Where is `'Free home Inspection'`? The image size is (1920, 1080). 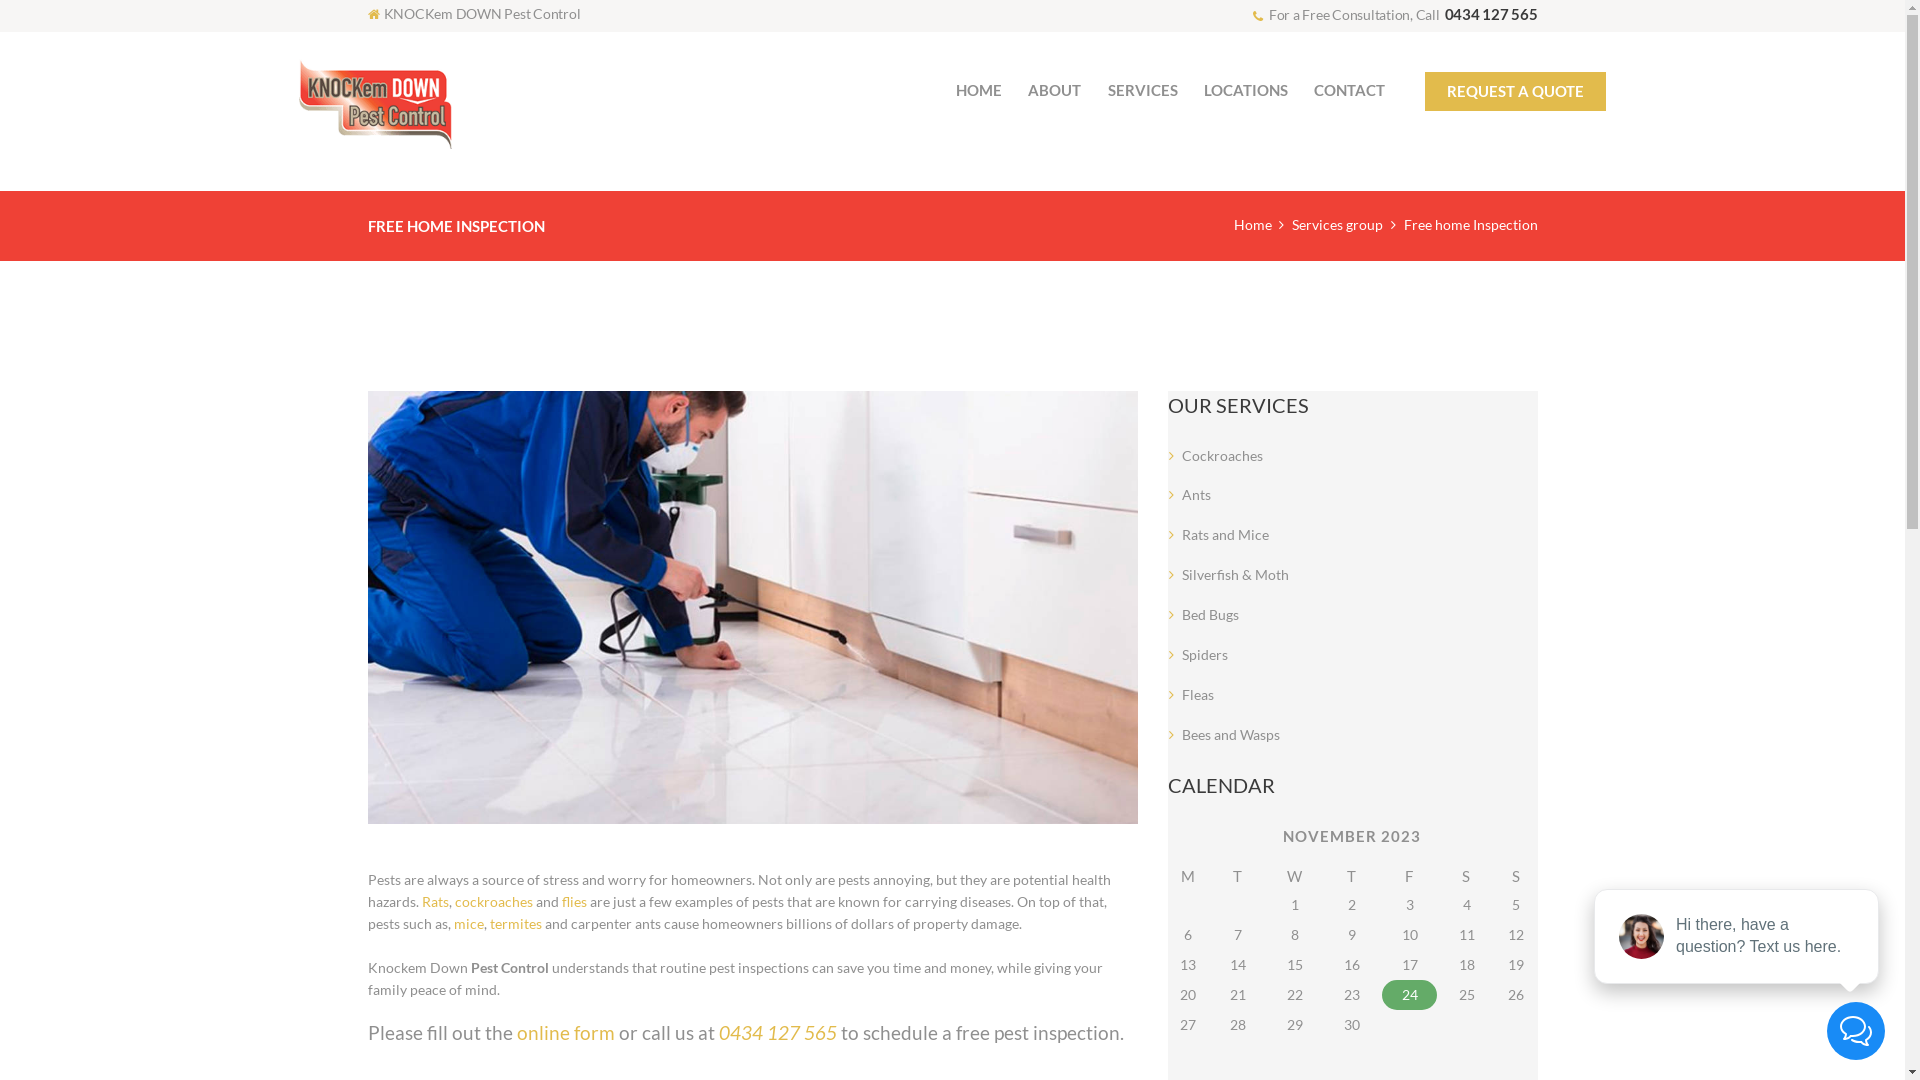
'Free home Inspection' is located at coordinates (752, 607).